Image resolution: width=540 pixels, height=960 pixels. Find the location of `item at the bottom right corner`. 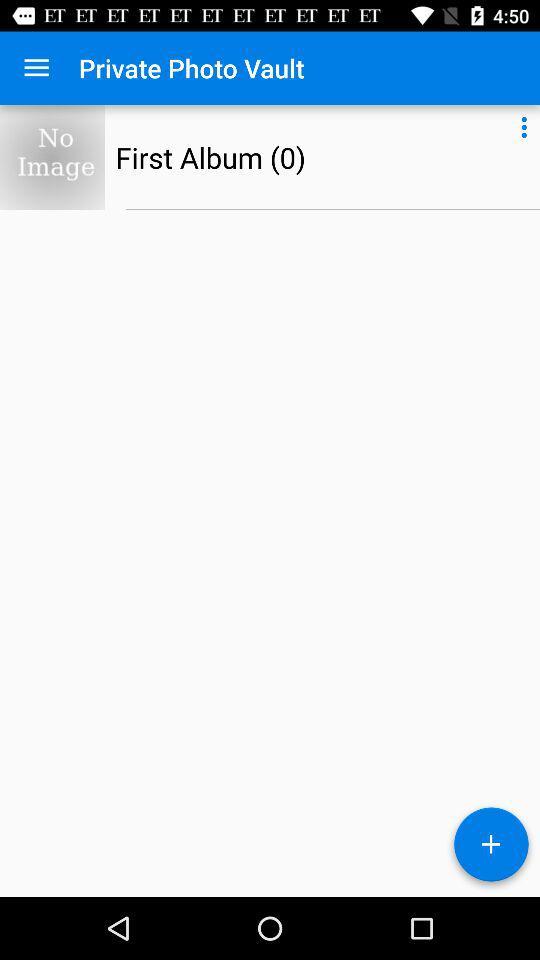

item at the bottom right corner is located at coordinates (490, 847).